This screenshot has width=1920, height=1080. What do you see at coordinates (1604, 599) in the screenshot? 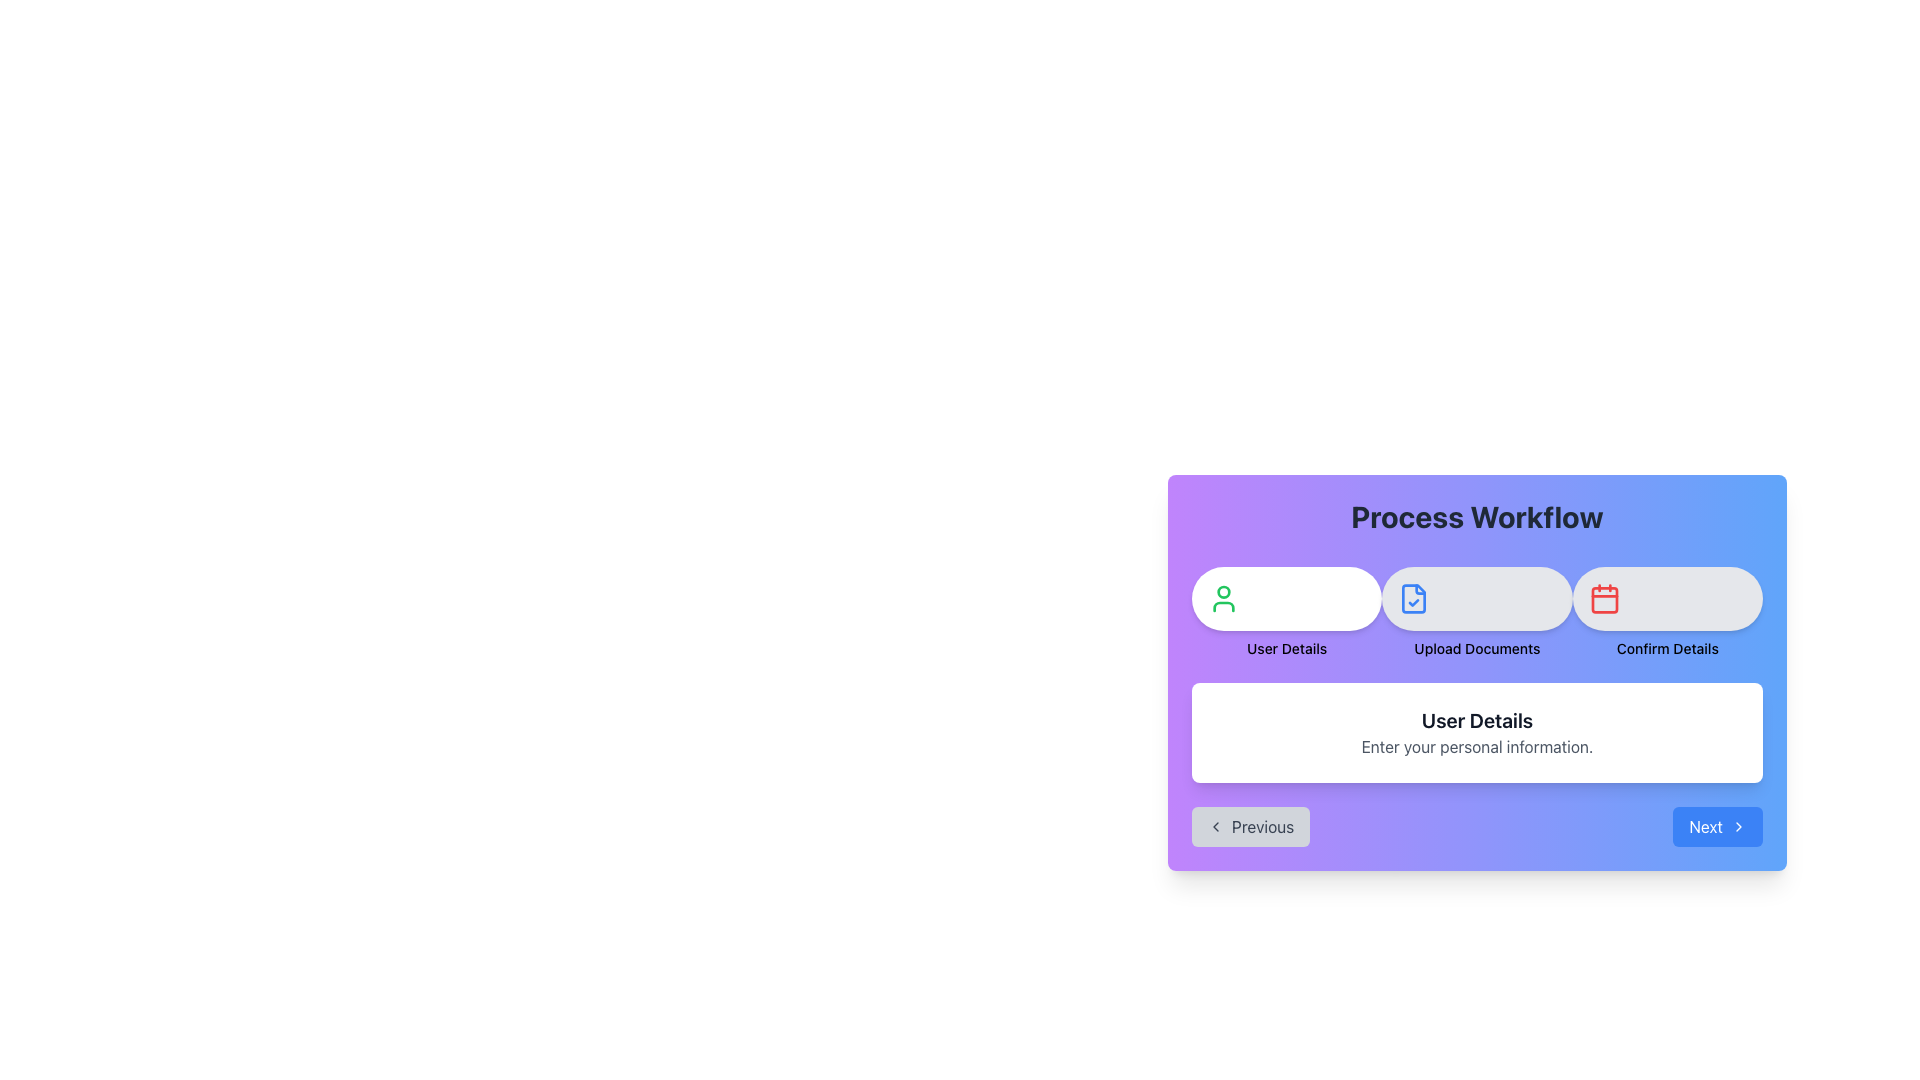
I see `the light red rectangular icon within the calendar icon, which is the third icon in the horizontal row of workflow steps` at bounding box center [1604, 599].